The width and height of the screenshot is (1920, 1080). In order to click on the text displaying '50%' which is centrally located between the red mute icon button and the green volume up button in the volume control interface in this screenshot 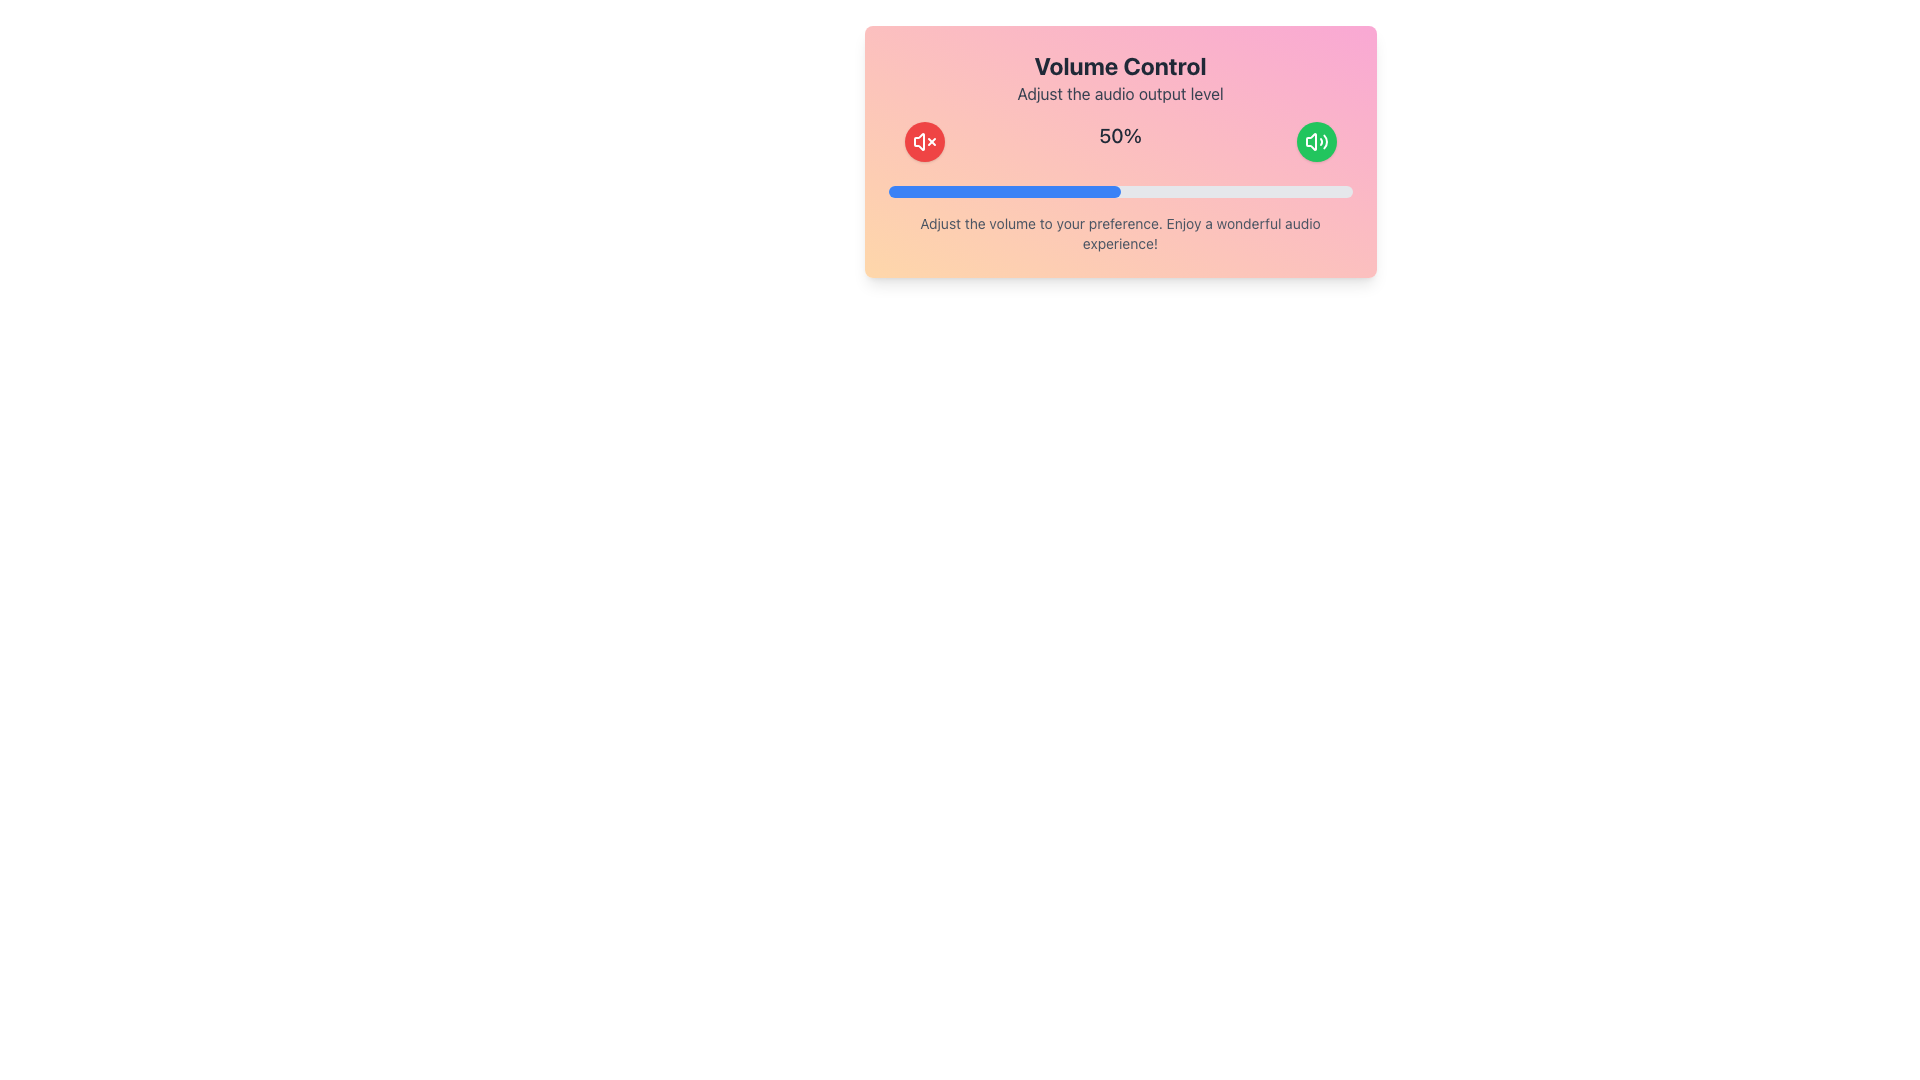, I will do `click(1120, 141)`.